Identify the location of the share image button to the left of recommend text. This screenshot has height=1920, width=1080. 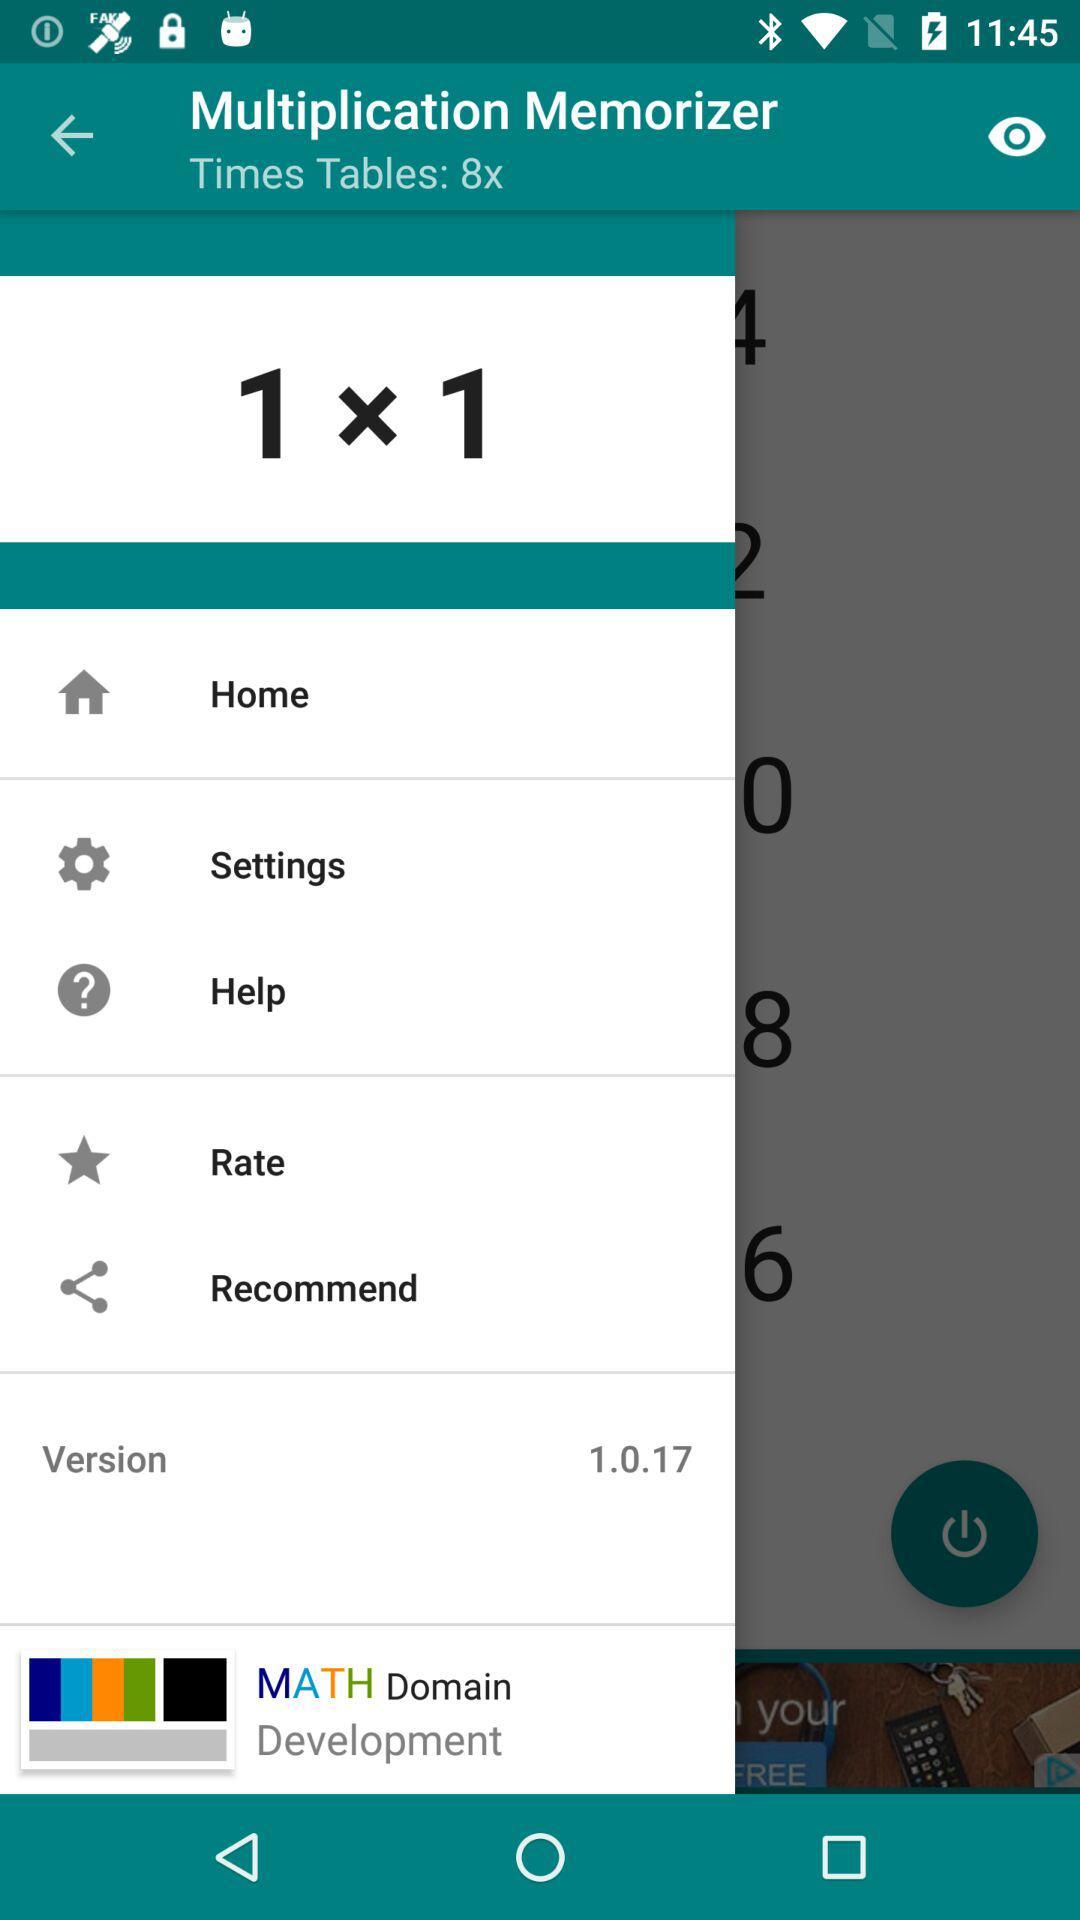
(83, 1286).